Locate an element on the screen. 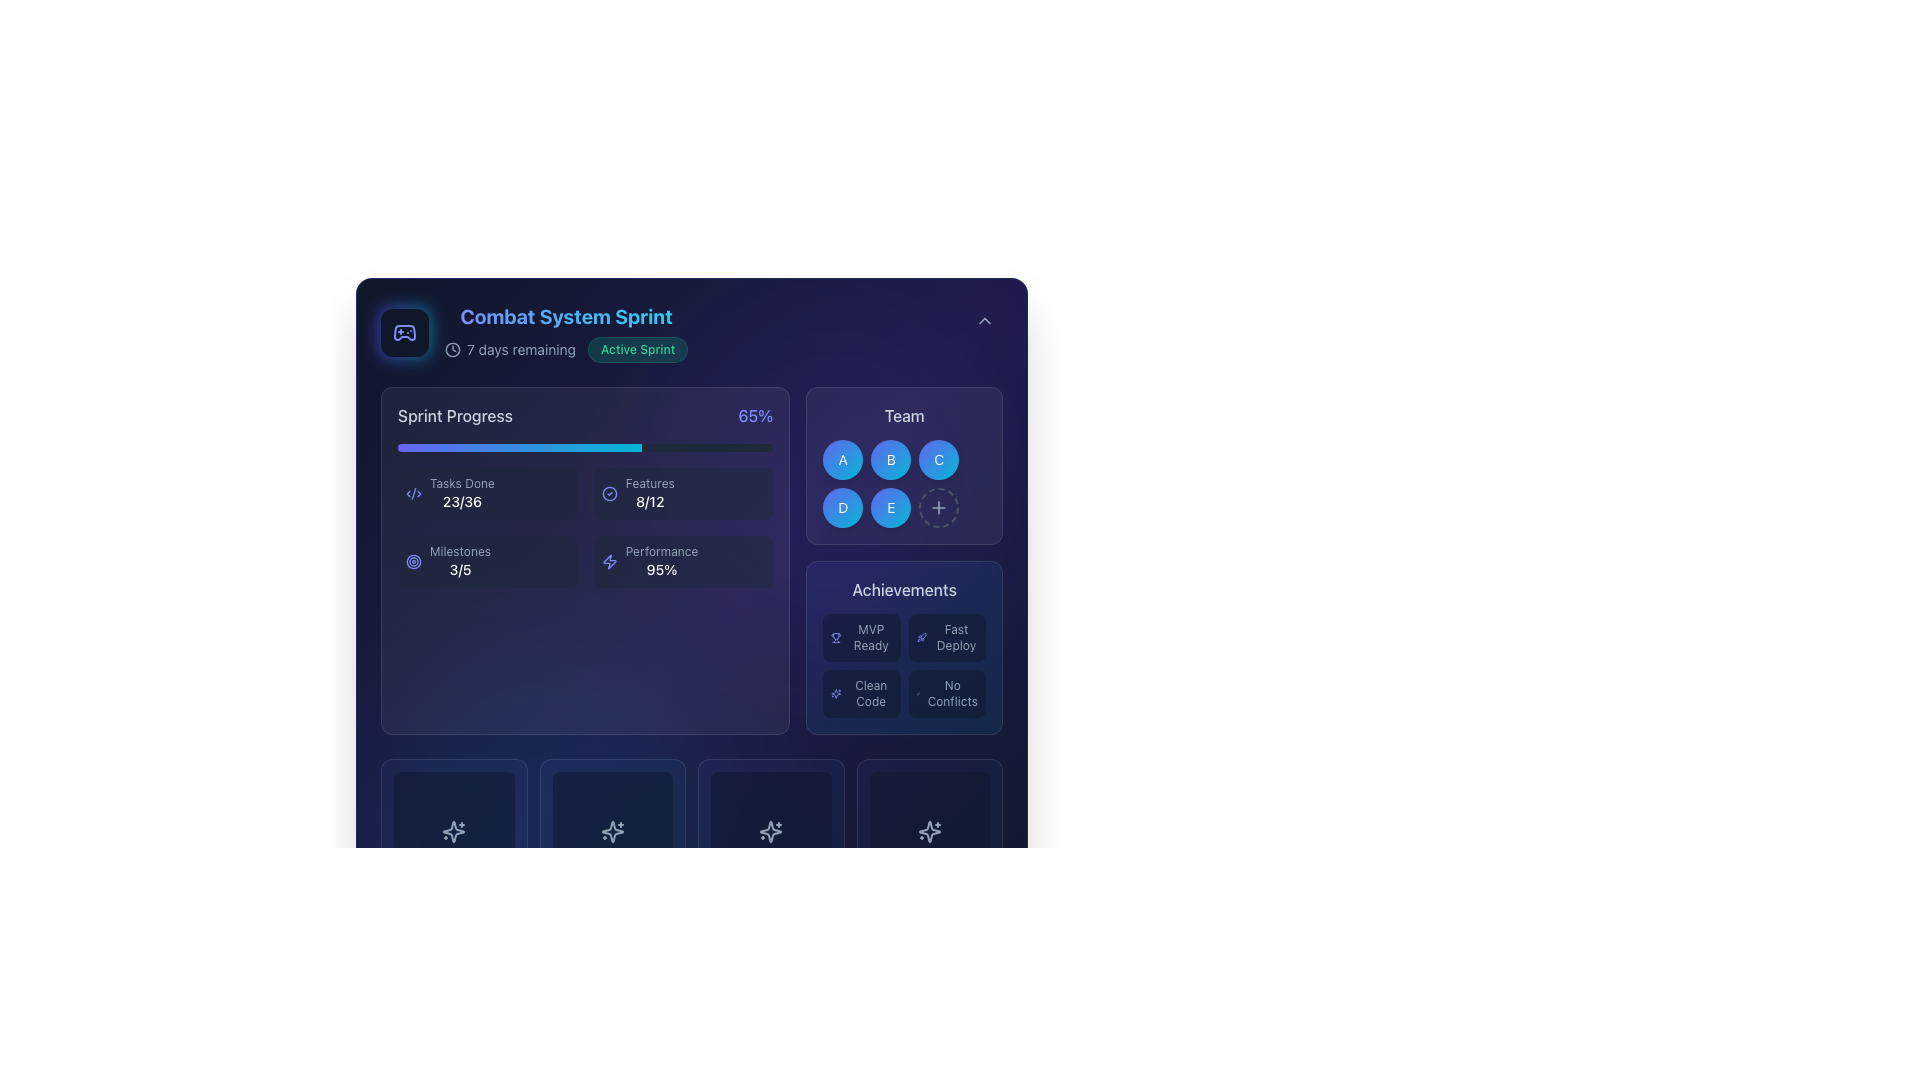  the Text Label that indicates the context or category for the metric '3/5' in the 'Sprint Progress' section is located at coordinates (459, 551).